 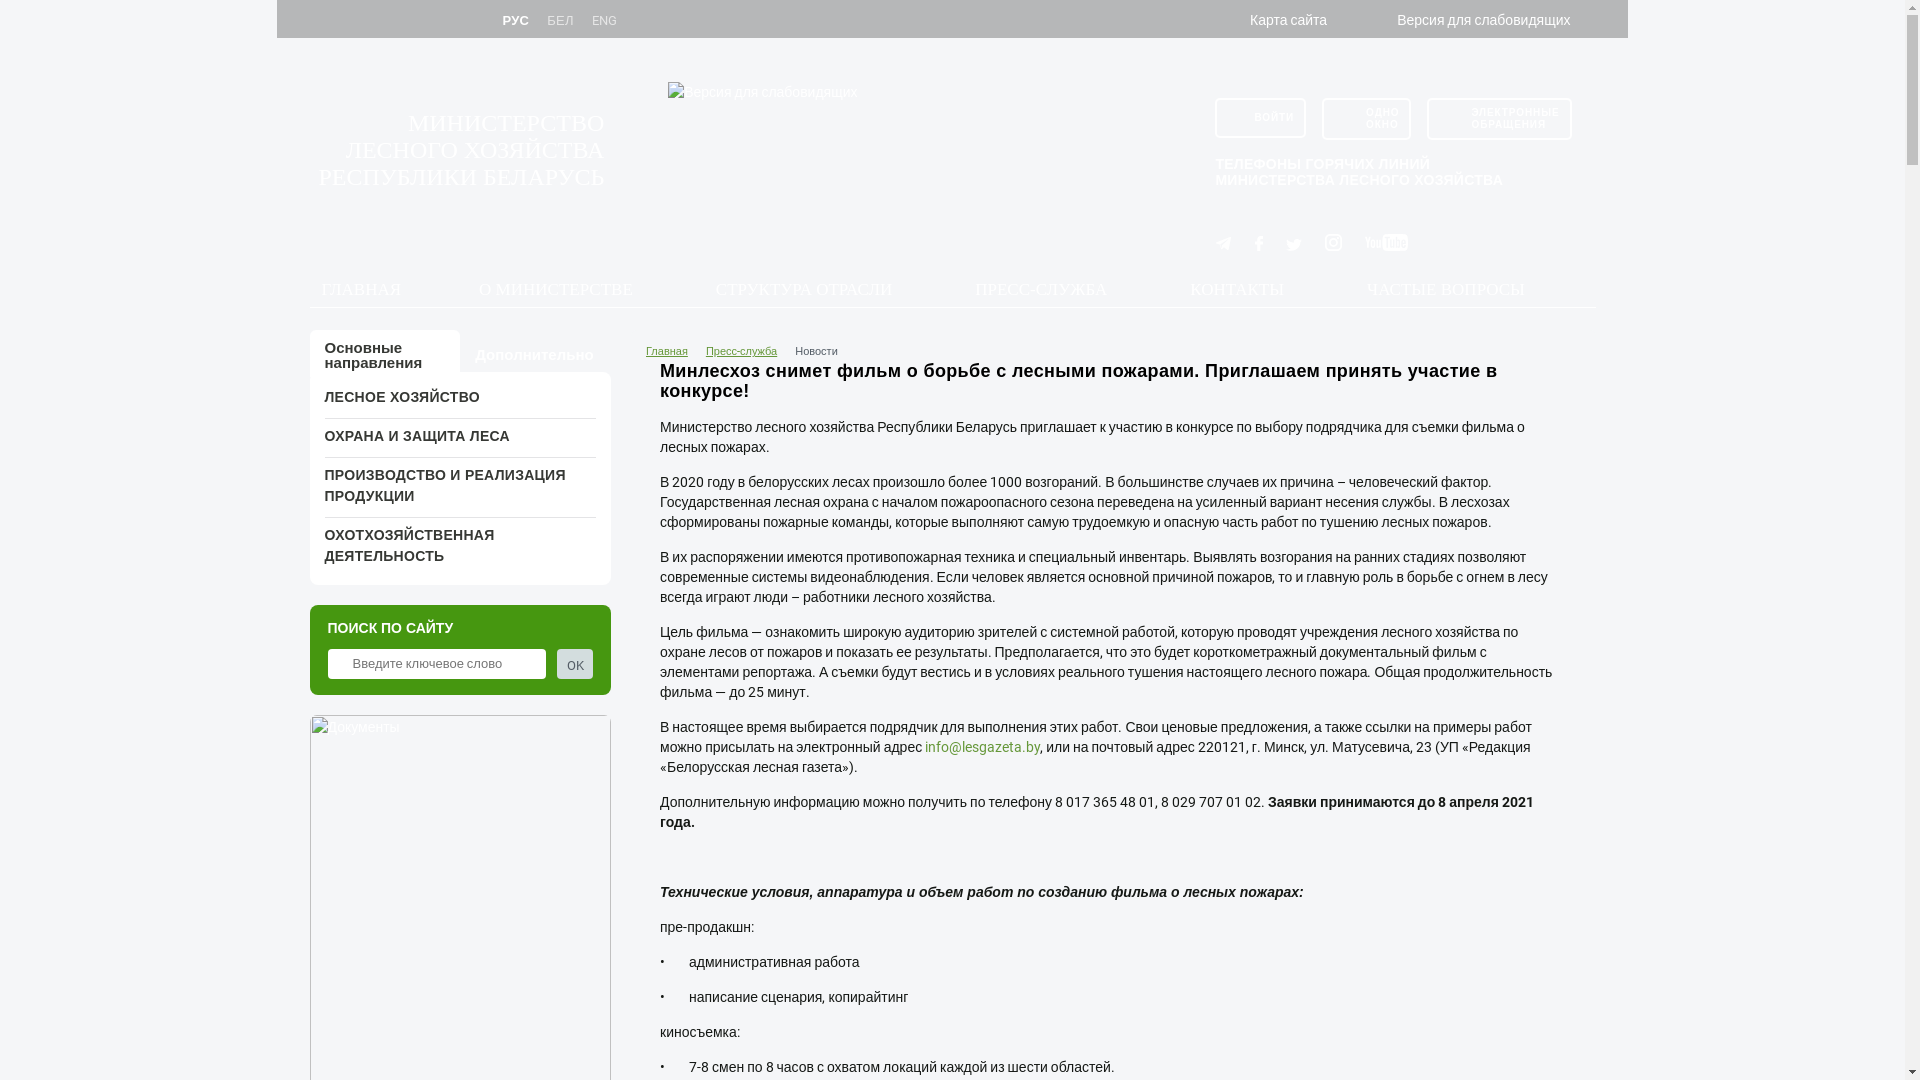 I want to click on 'OK', so click(x=574, y=663).